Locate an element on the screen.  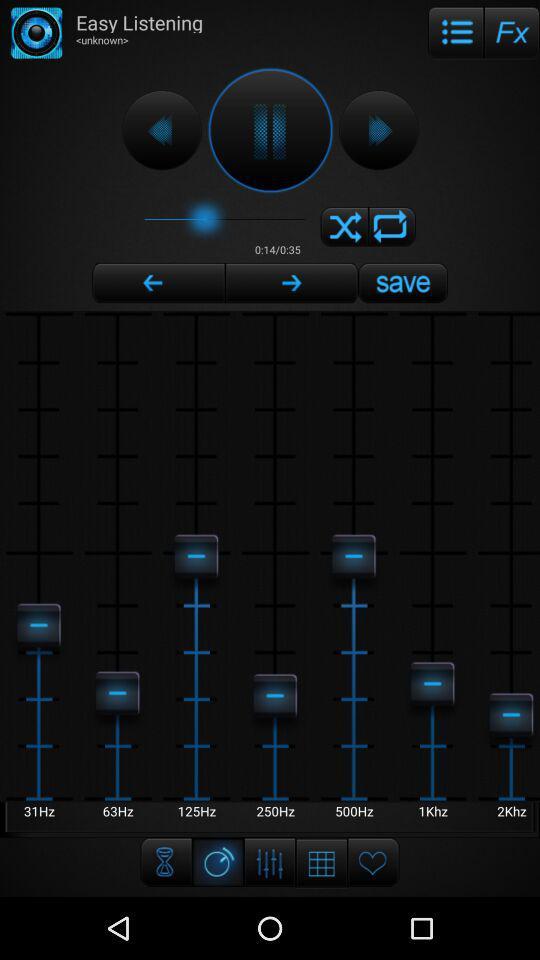
icon to the right of easy listening item is located at coordinates (456, 32).